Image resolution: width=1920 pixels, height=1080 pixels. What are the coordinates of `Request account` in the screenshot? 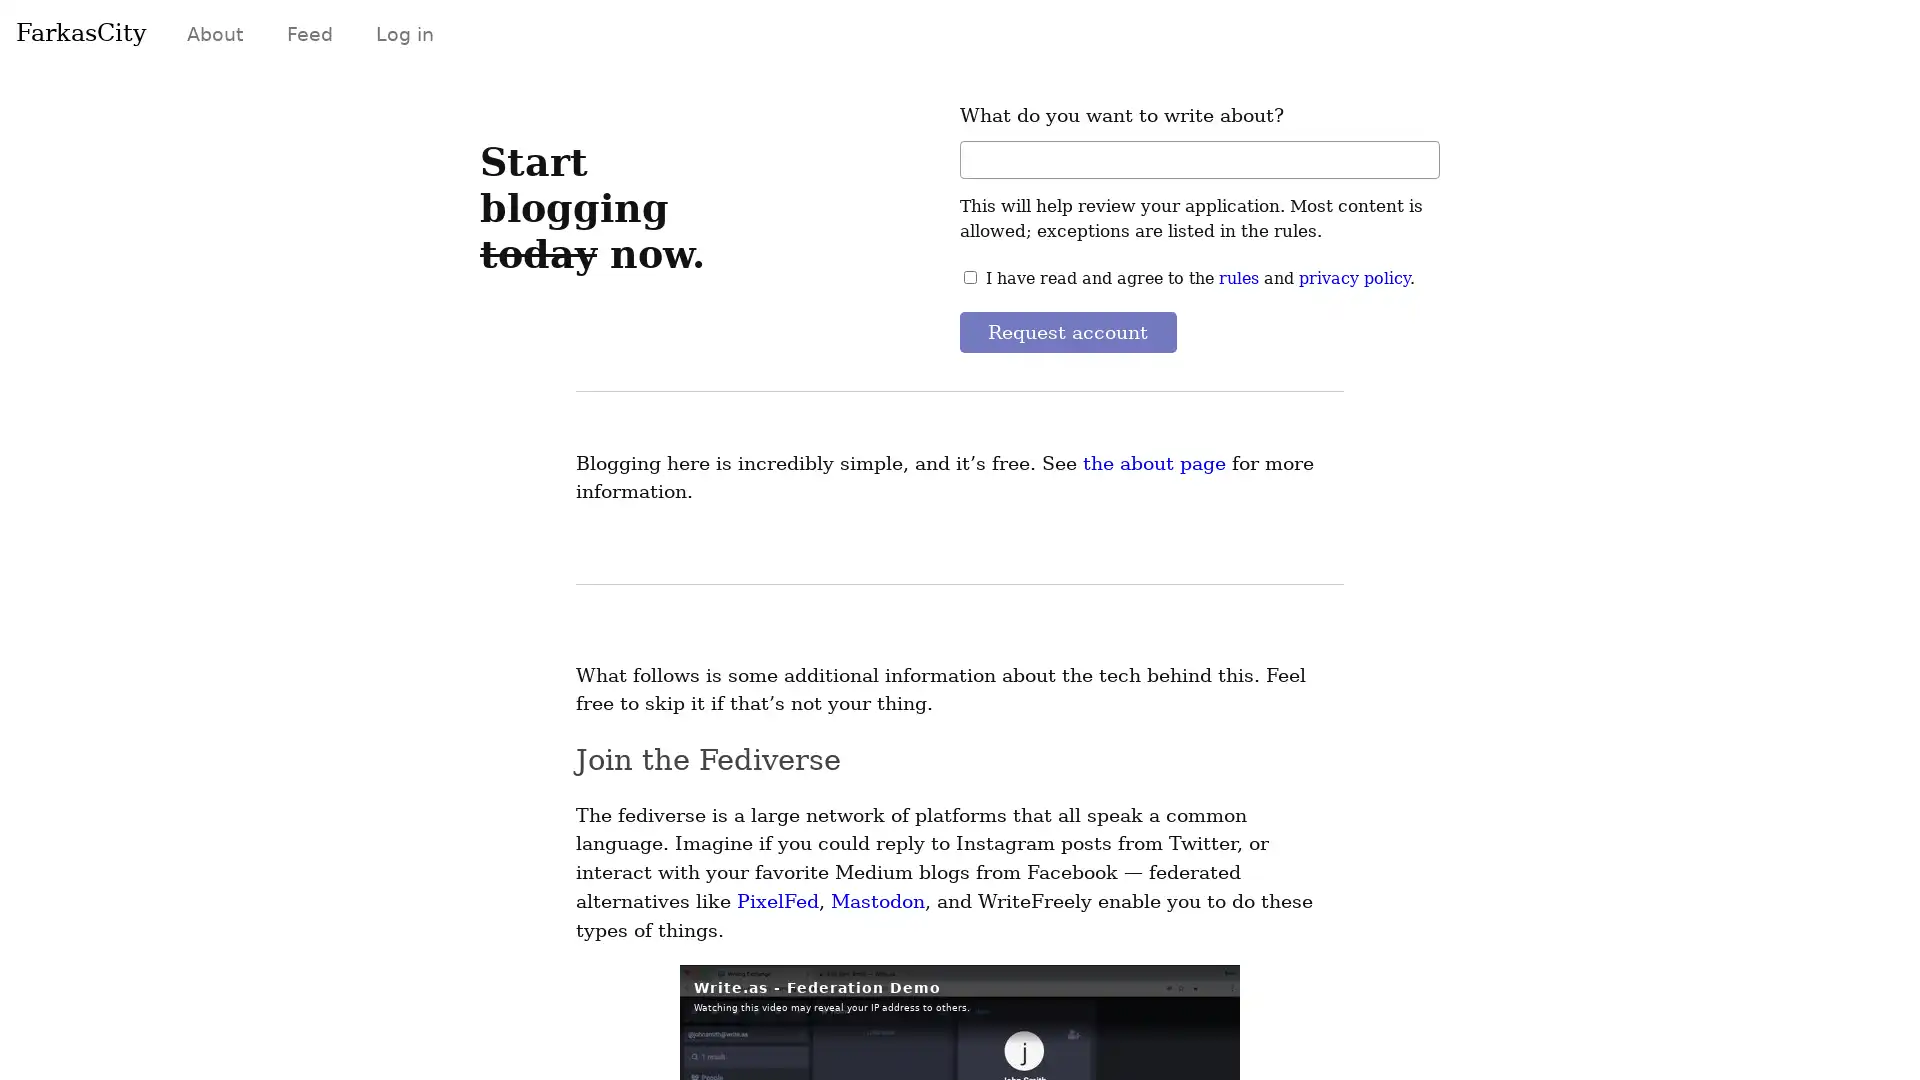 It's located at (1067, 331).